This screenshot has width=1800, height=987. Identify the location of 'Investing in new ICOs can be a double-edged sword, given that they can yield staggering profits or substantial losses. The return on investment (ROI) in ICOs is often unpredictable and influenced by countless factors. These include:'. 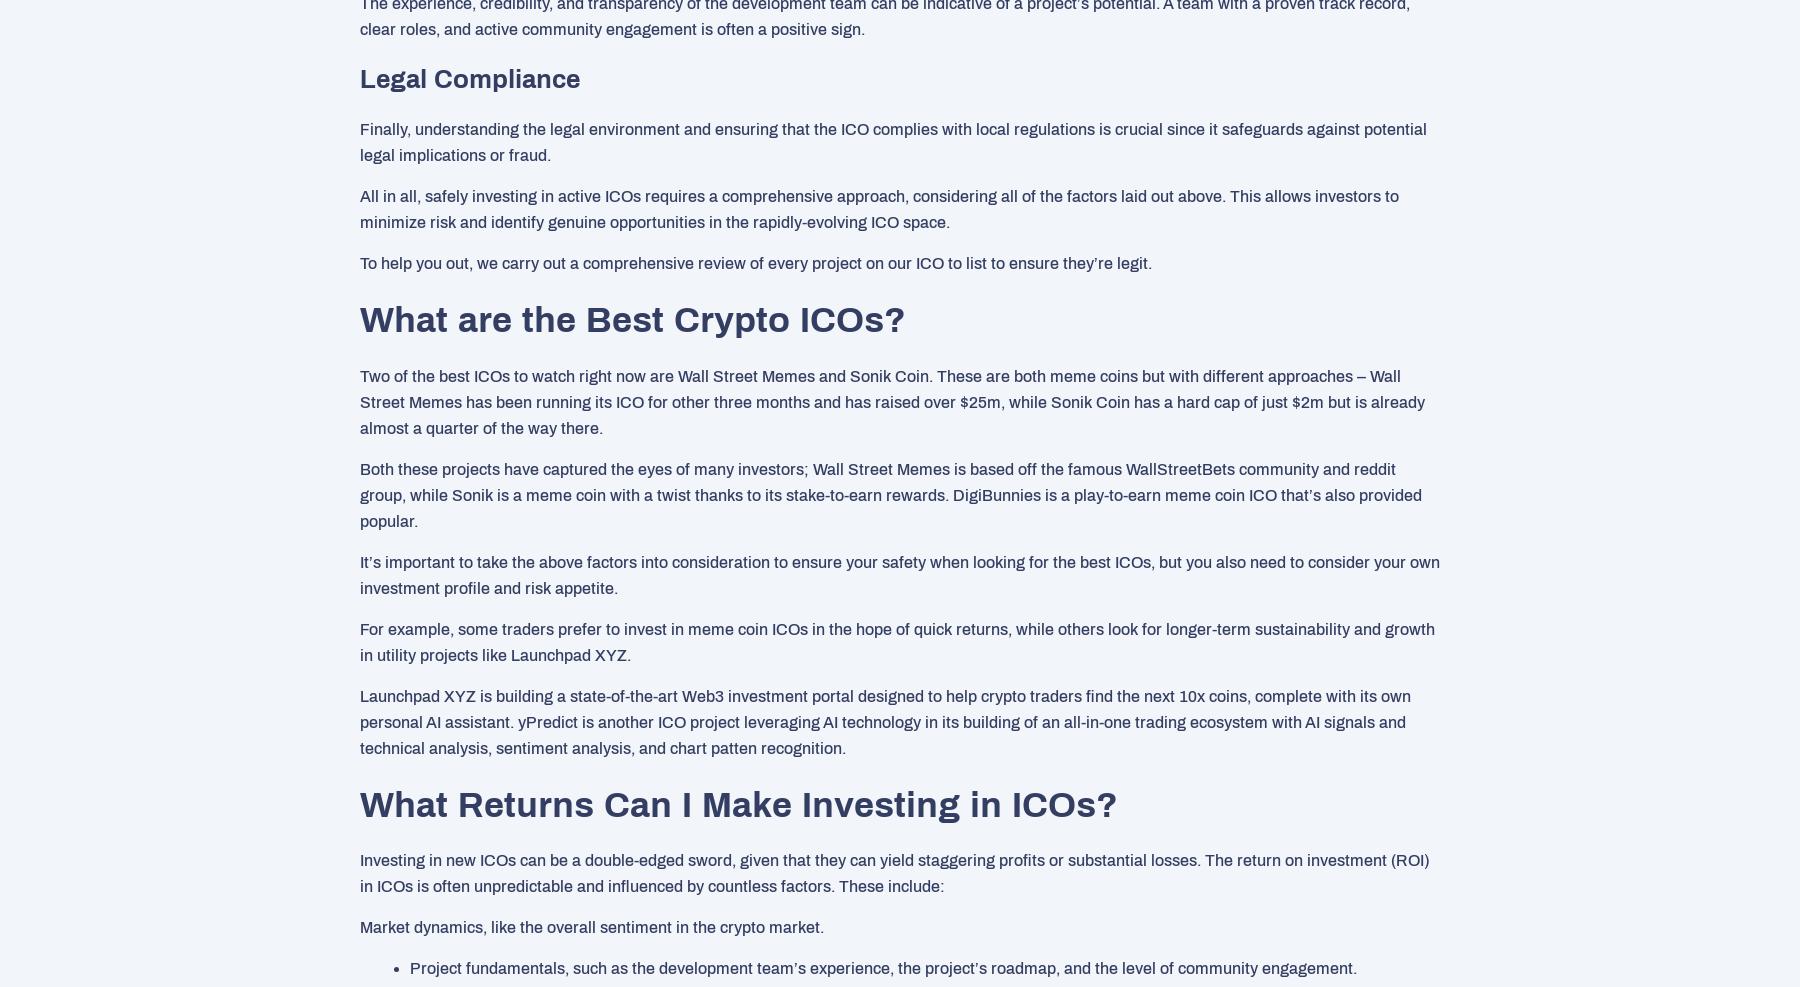
(894, 872).